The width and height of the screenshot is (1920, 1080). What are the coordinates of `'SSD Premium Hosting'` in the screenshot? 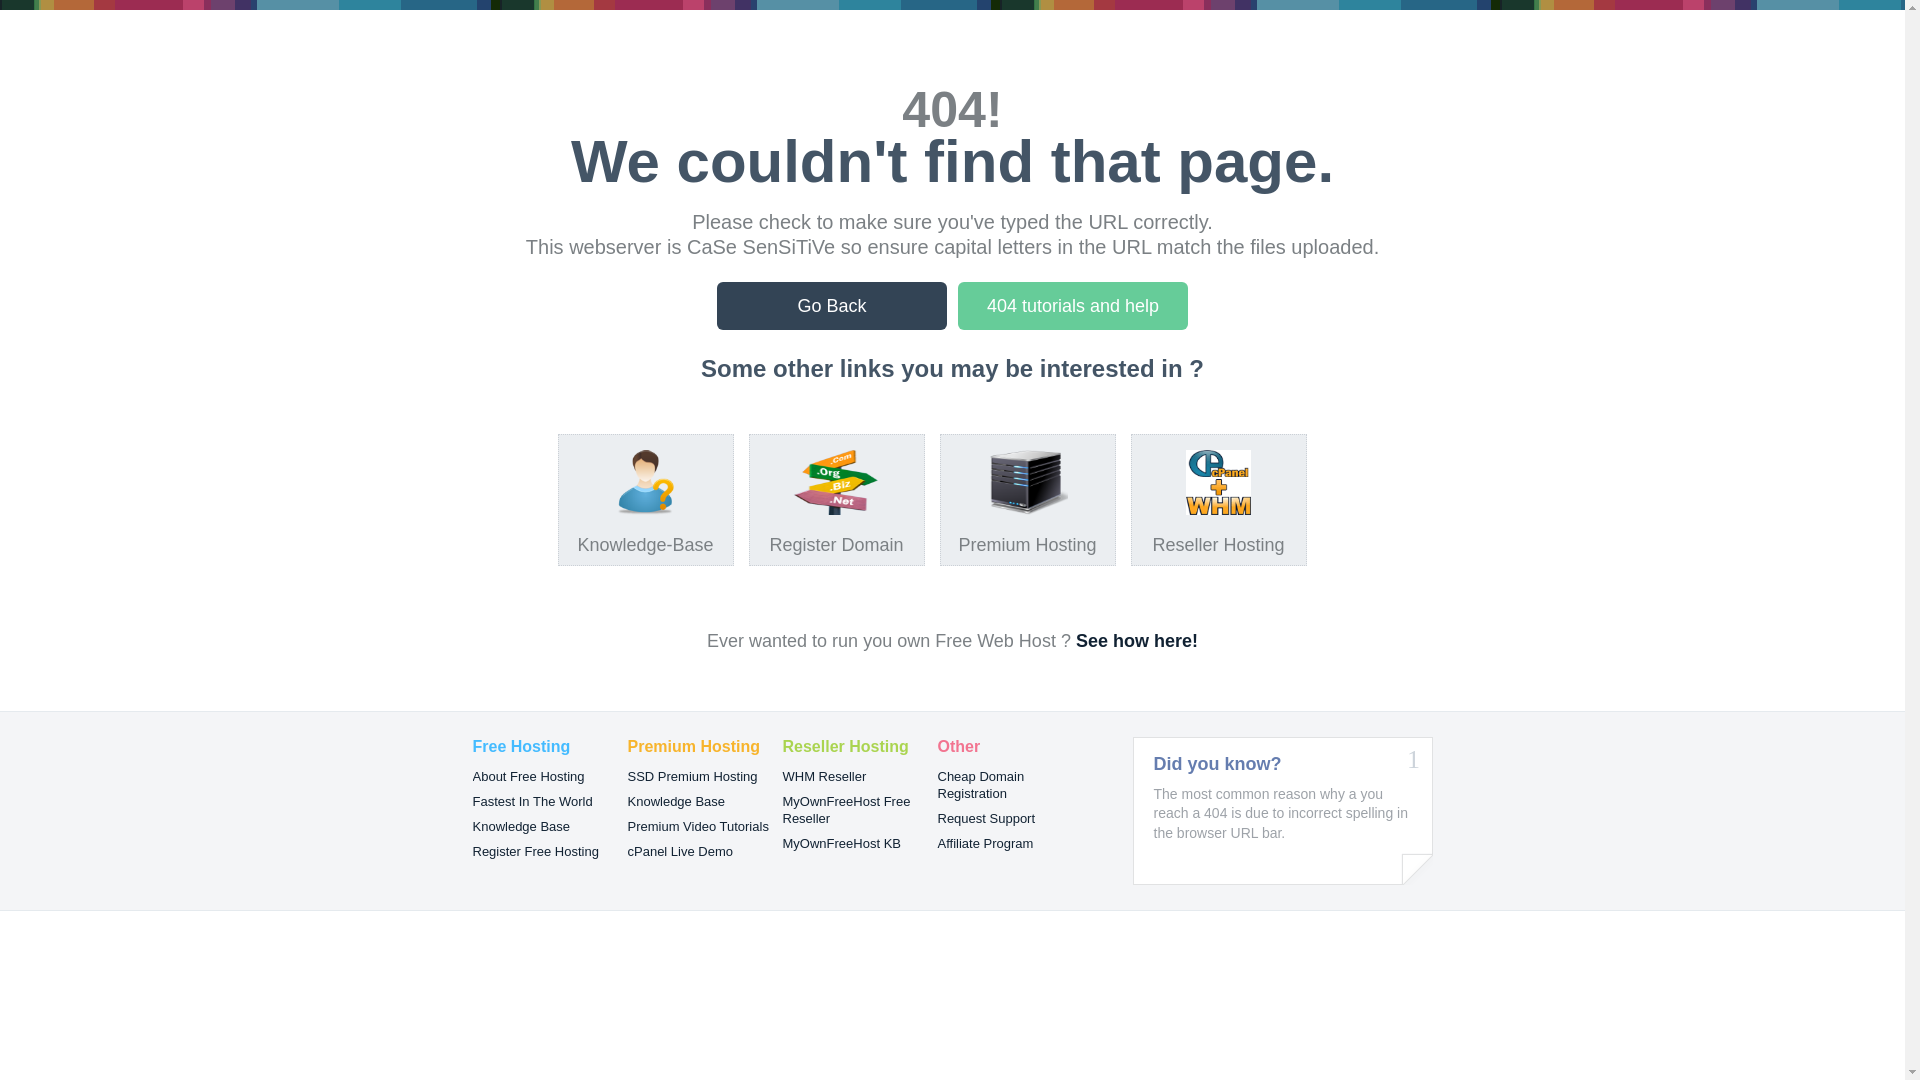 It's located at (692, 775).